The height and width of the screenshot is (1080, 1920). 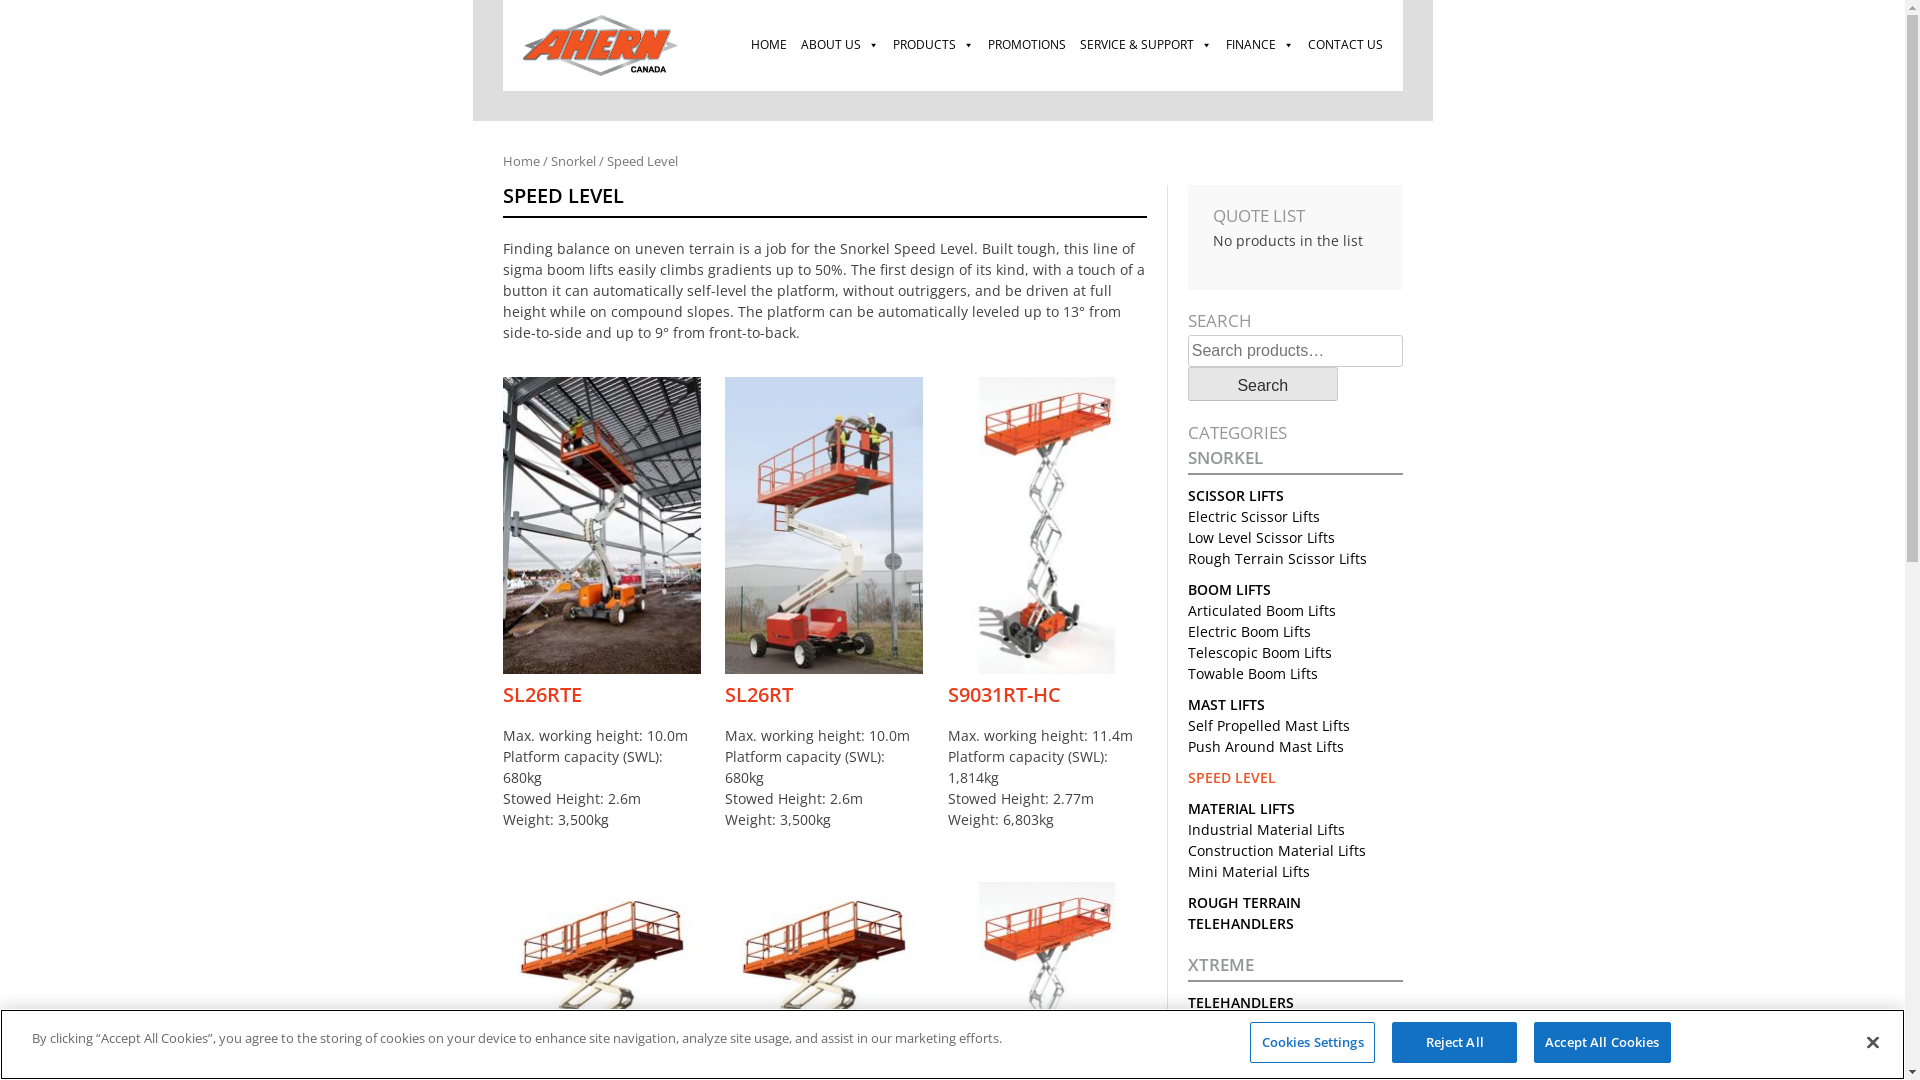 What do you see at coordinates (1228, 588) in the screenshot?
I see `'BOOM LIFTS'` at bounding box center [1228, 588].